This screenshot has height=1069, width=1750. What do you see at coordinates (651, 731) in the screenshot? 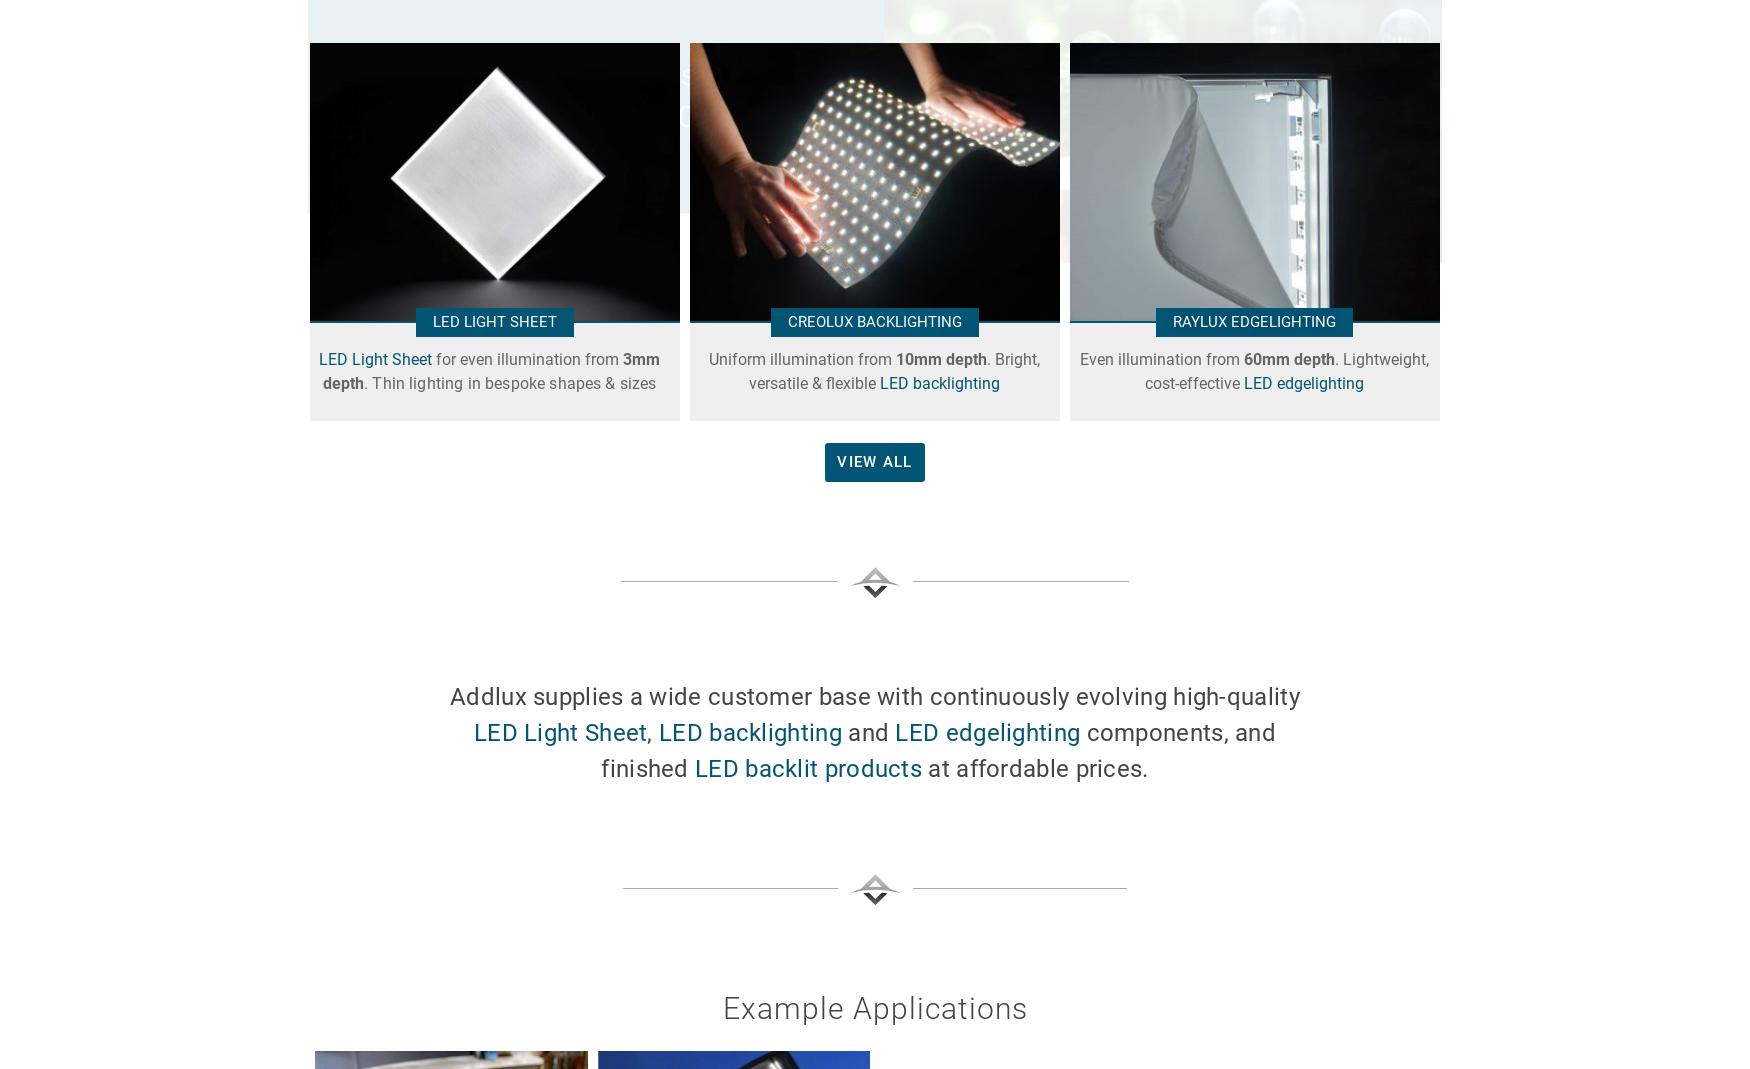
I see `','` at bounding box center [651, 731].